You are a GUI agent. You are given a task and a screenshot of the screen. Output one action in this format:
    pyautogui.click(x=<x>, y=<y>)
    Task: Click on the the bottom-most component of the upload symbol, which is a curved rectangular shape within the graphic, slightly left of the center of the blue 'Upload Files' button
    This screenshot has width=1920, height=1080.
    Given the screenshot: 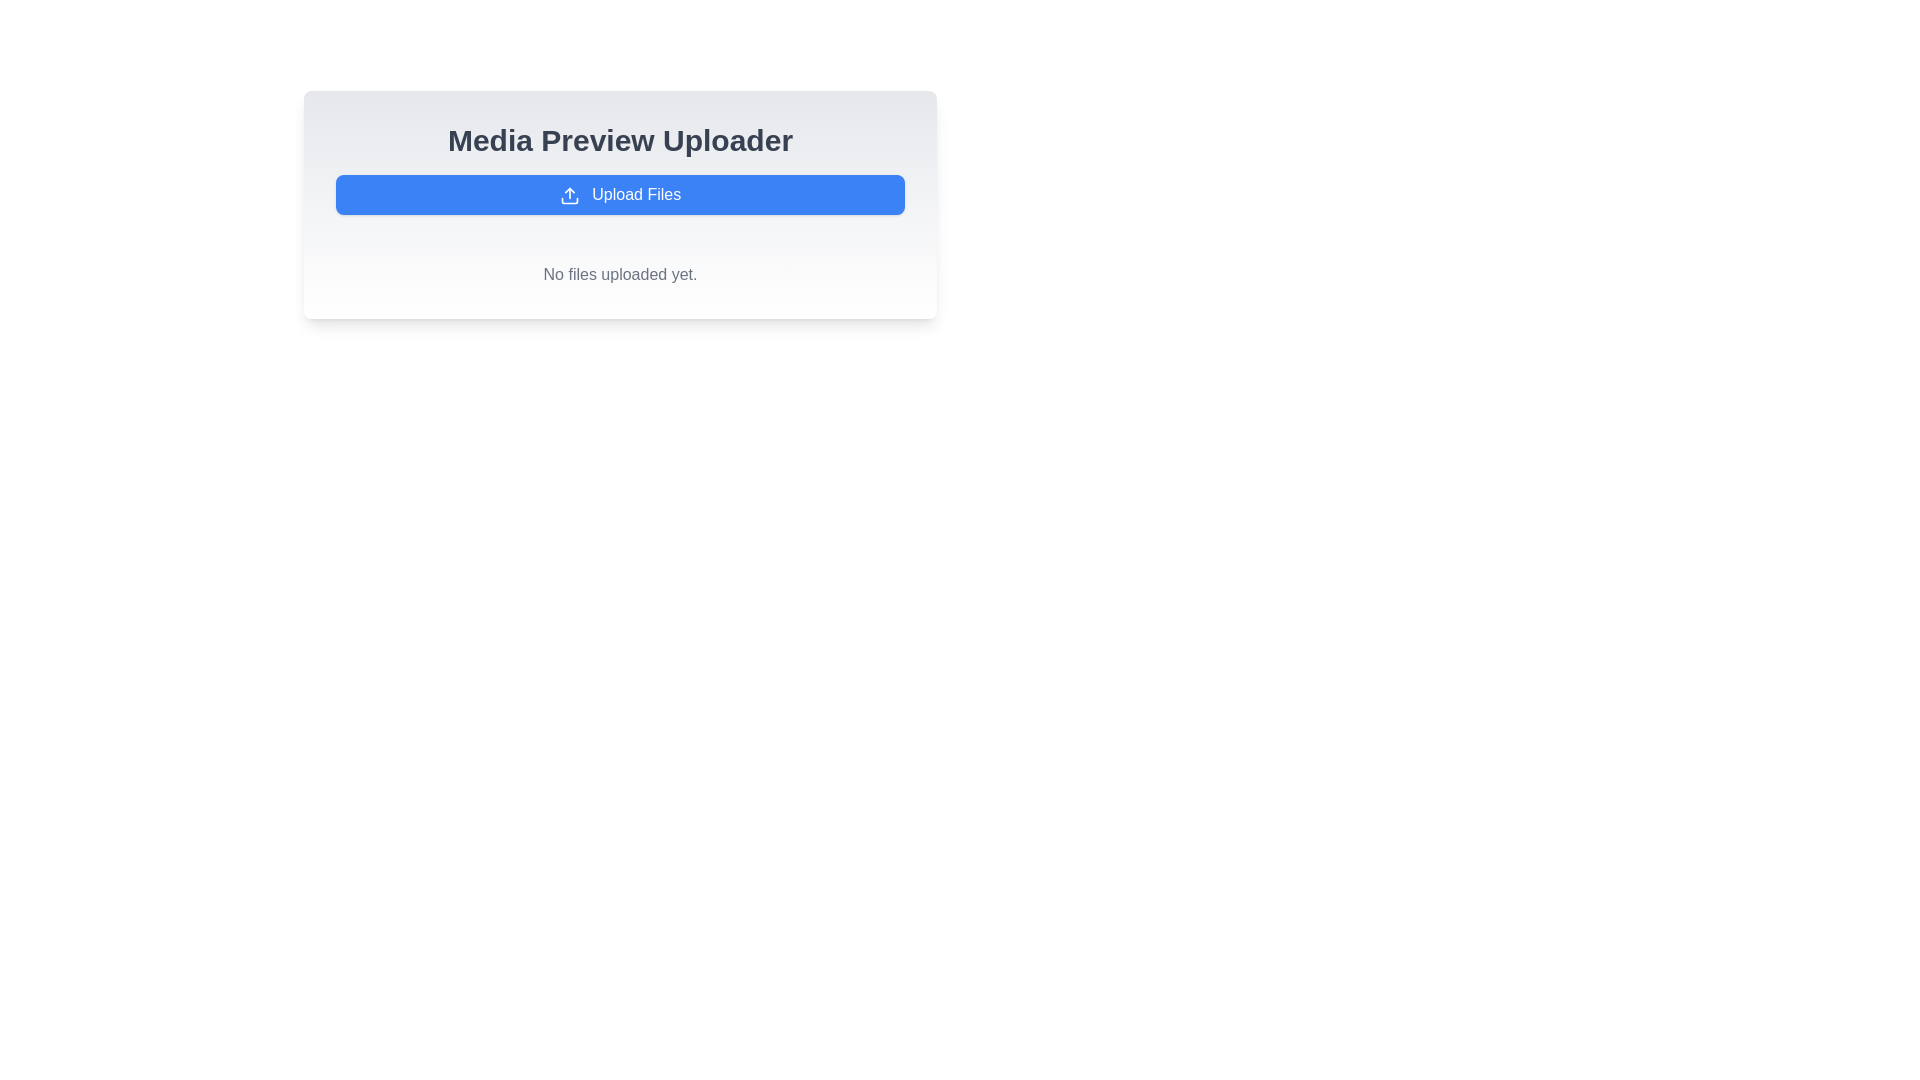 What is the action you would take?
    pyautogui.click(x=568, y=200)
    